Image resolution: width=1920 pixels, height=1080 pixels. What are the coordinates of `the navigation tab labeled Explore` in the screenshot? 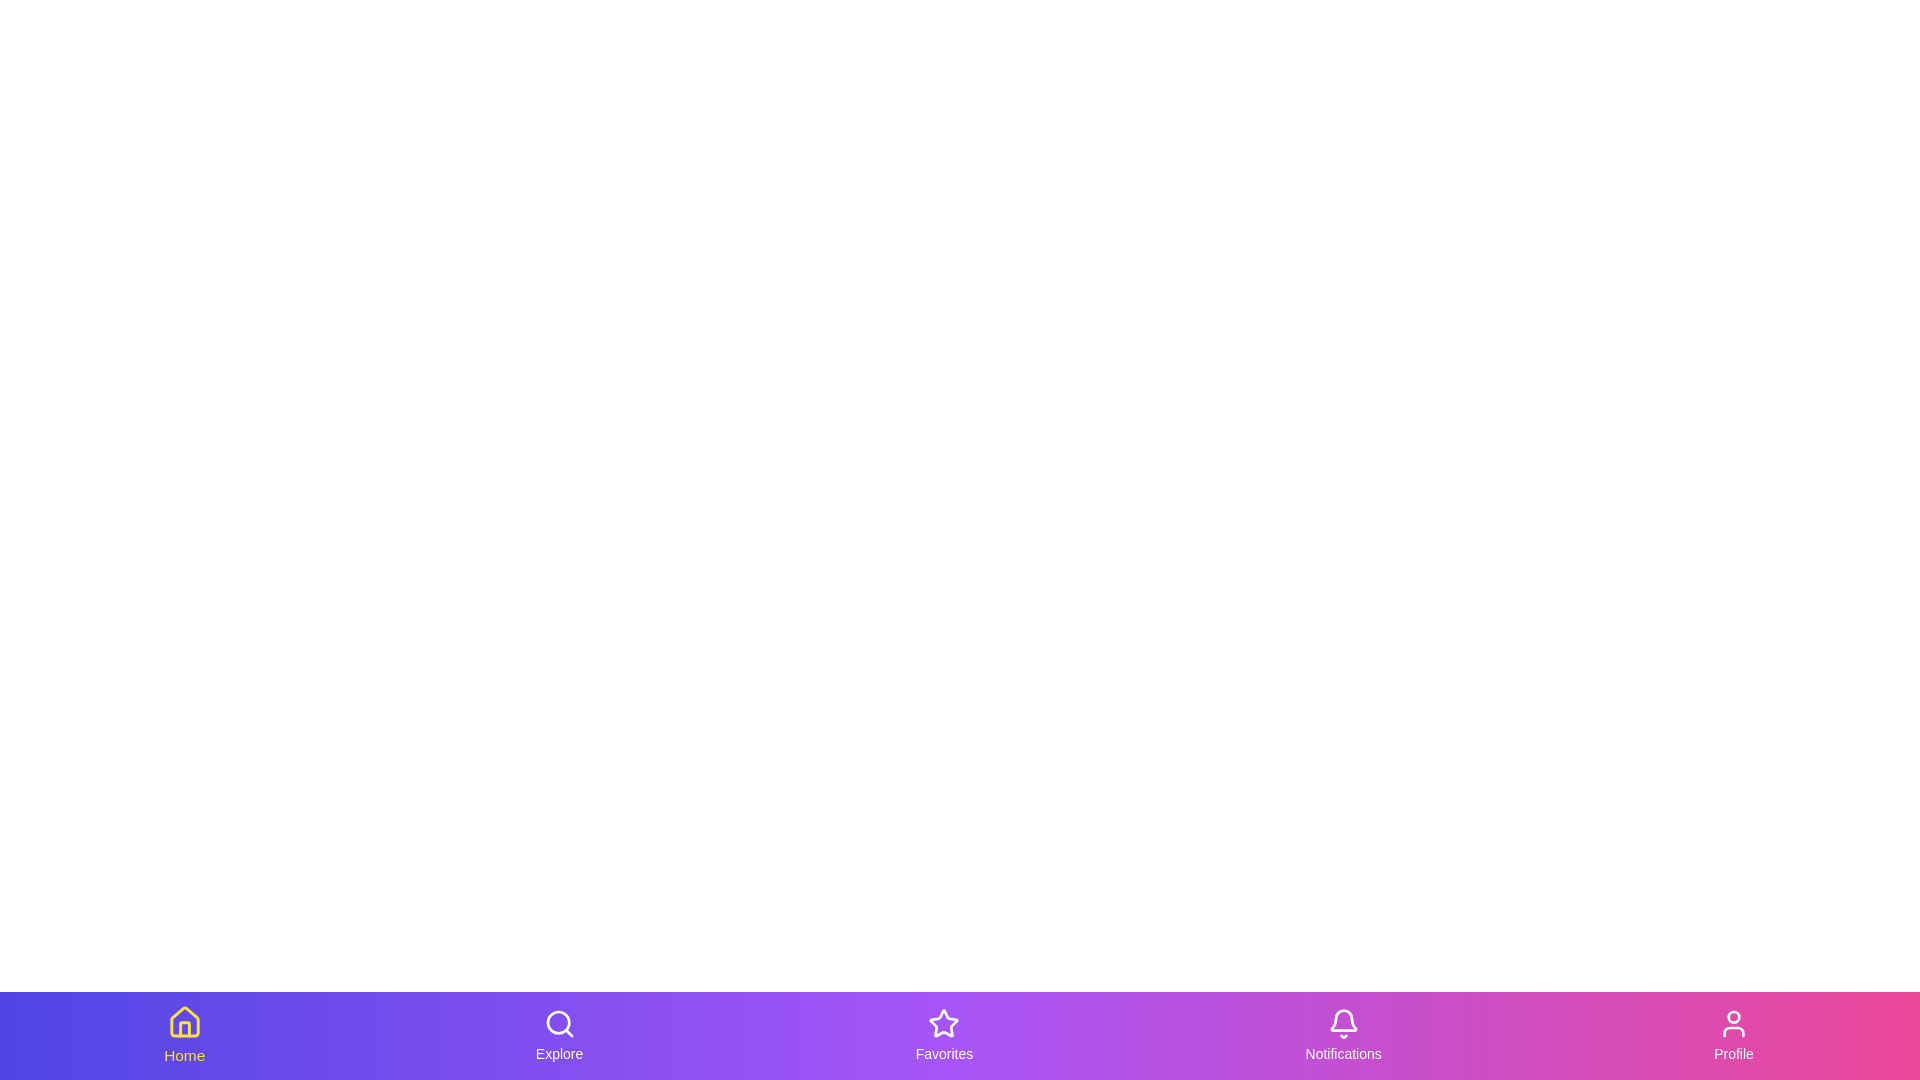 It's located at (559, 1035).